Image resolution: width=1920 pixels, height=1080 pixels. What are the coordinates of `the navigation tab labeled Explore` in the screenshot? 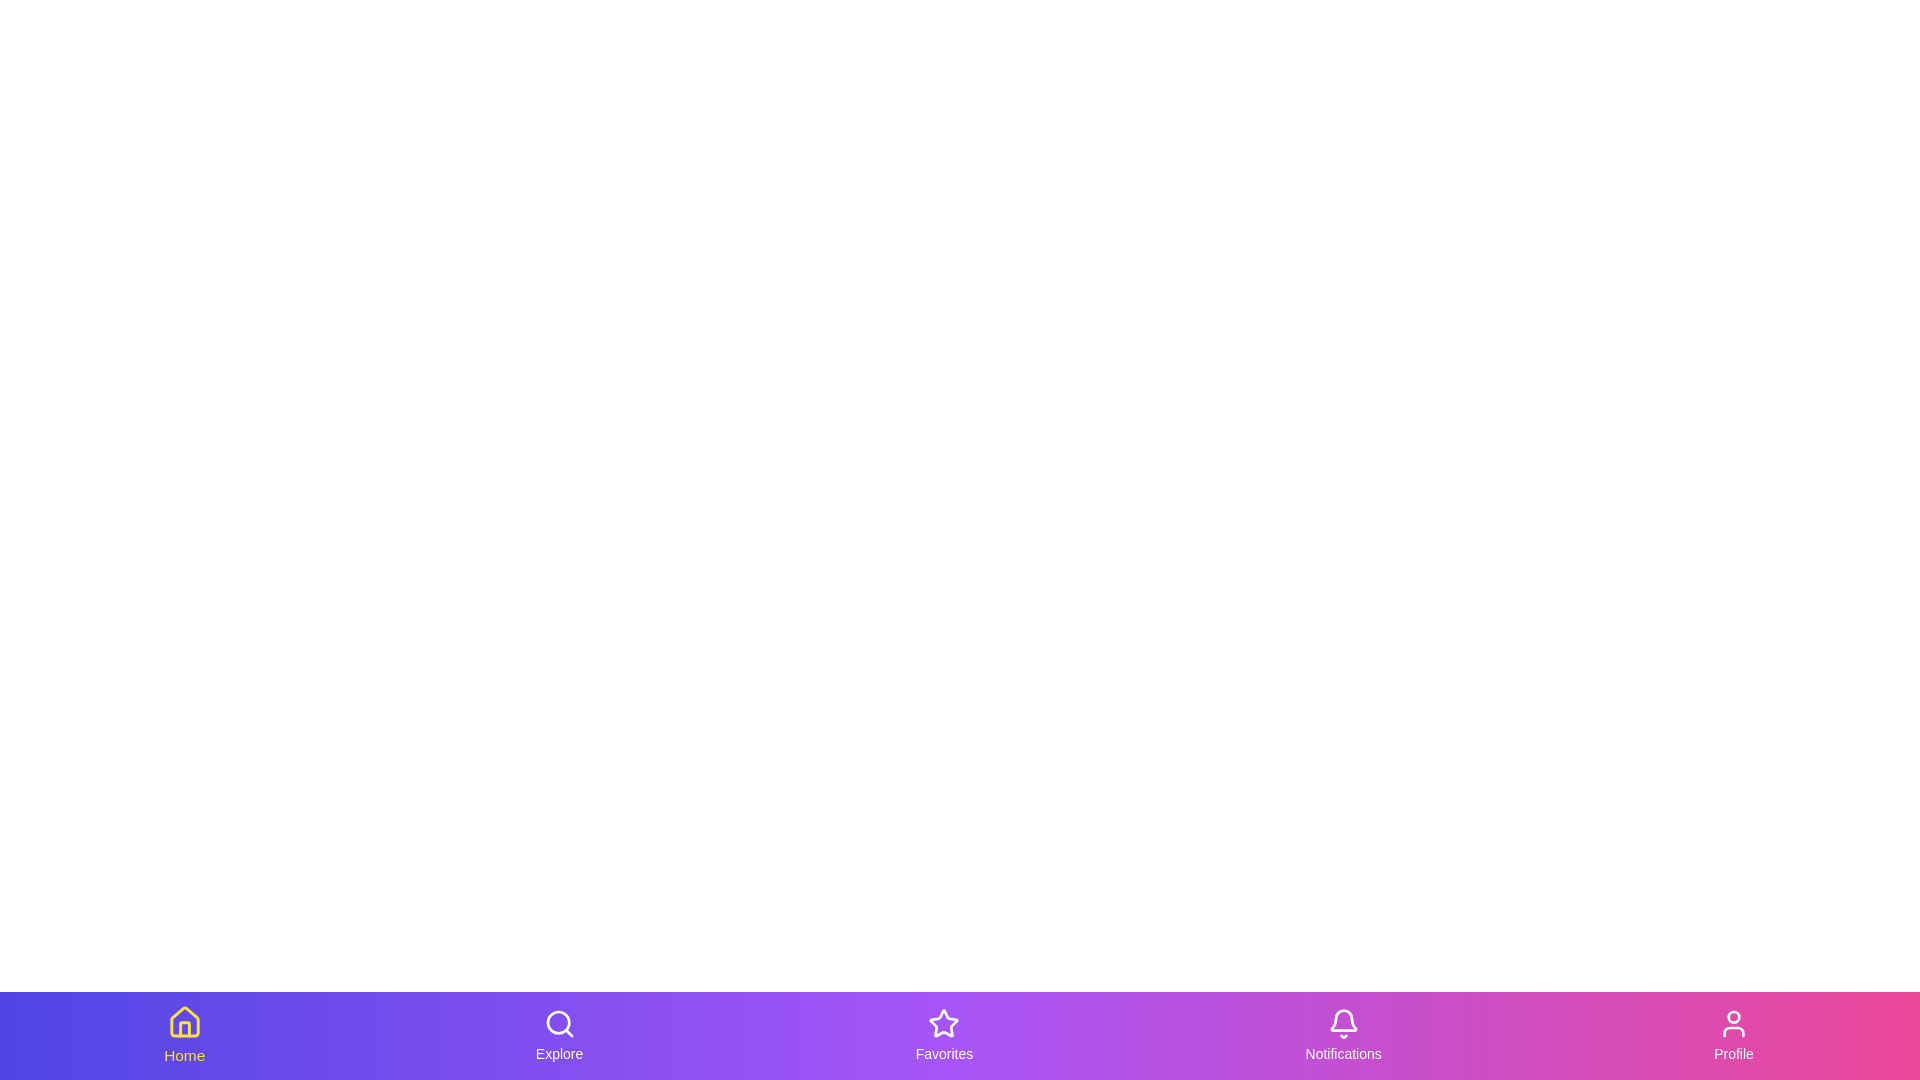 It's located at (559, 1035).